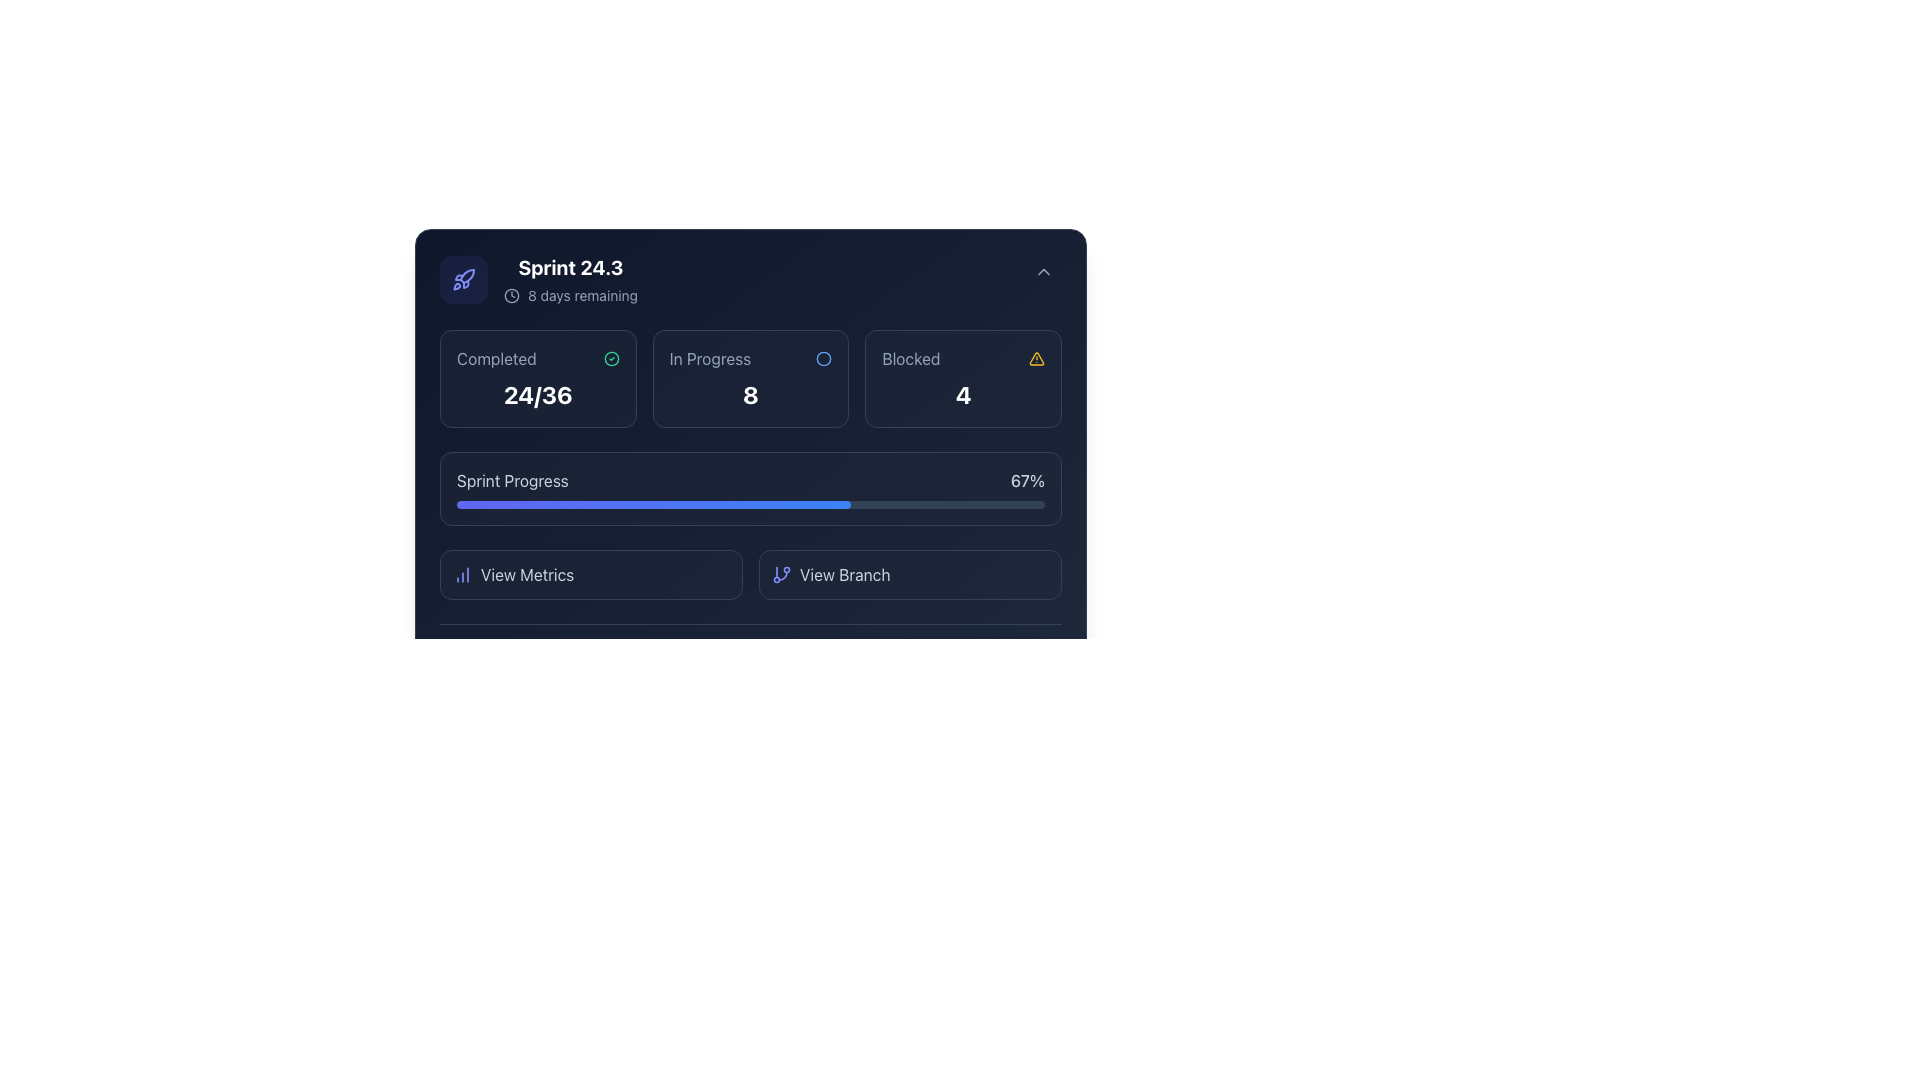 The width and height of the screenshot is (1920, 1080). What do you see at coordinates (845, 574) in the screenshot?
I see `the text label indicating branch viewing, located in the bottom right section of the application interface, adjacent to the branch symbol icon` at bounding box center [845, 574].